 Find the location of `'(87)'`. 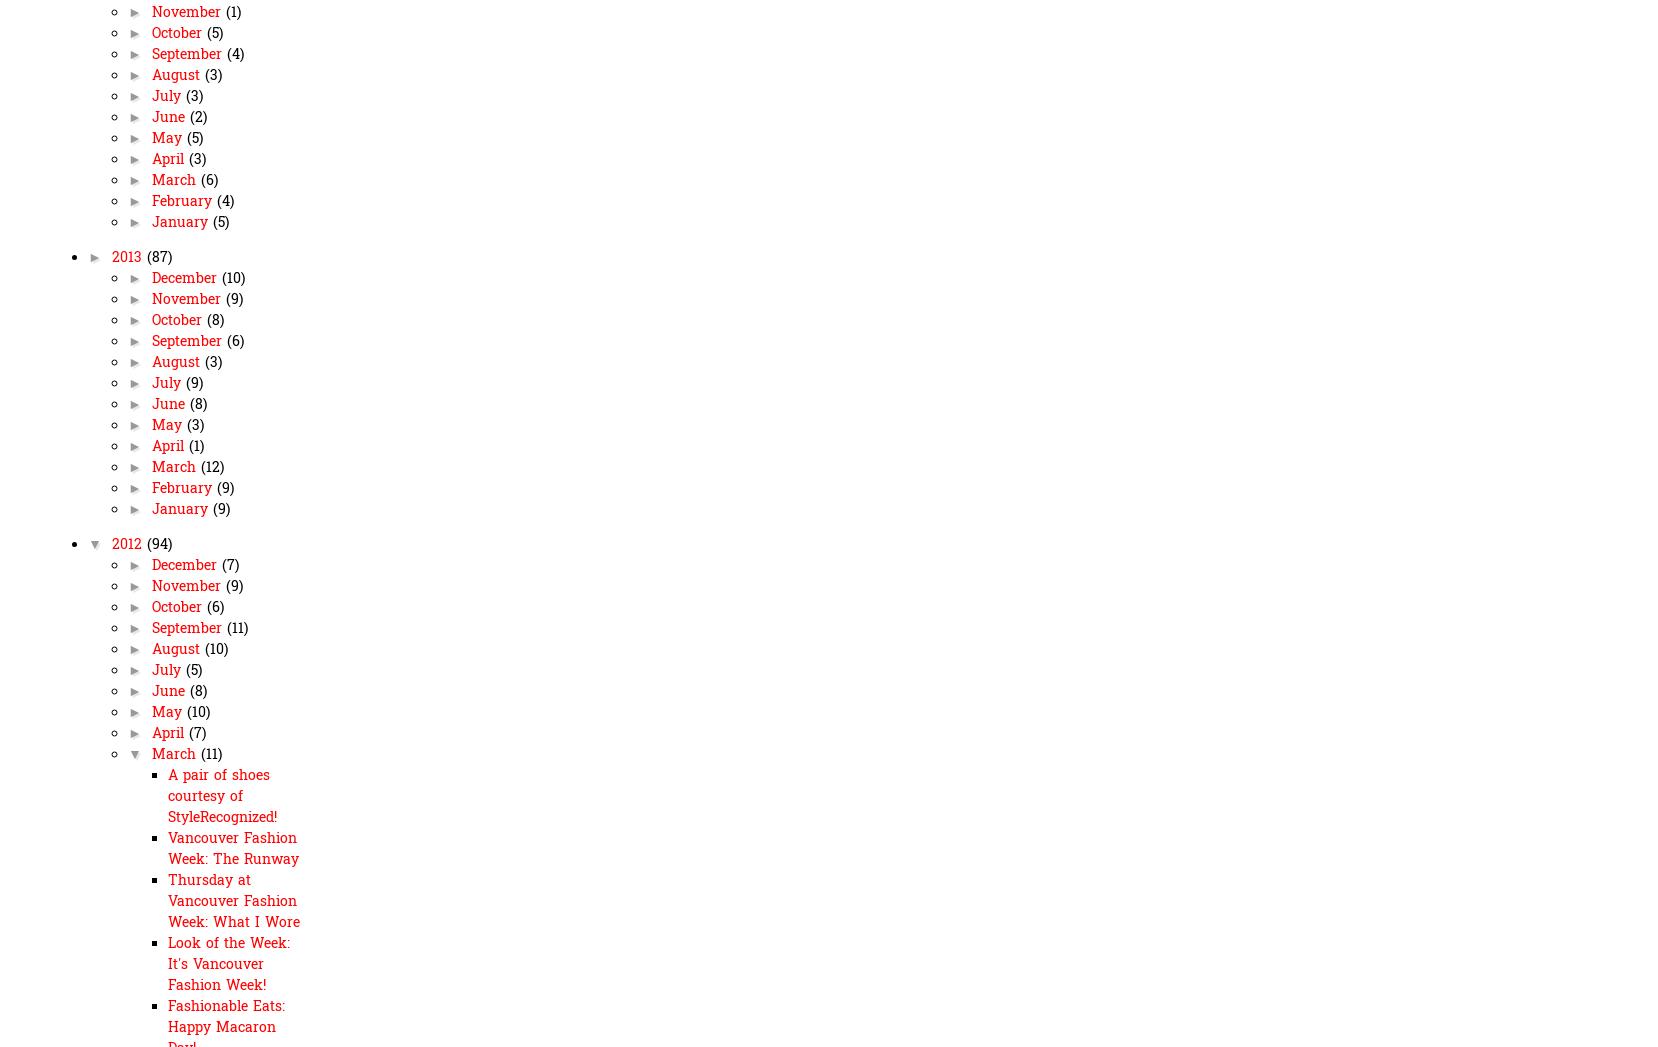

'(87)' is located at coordinates (158, 257).